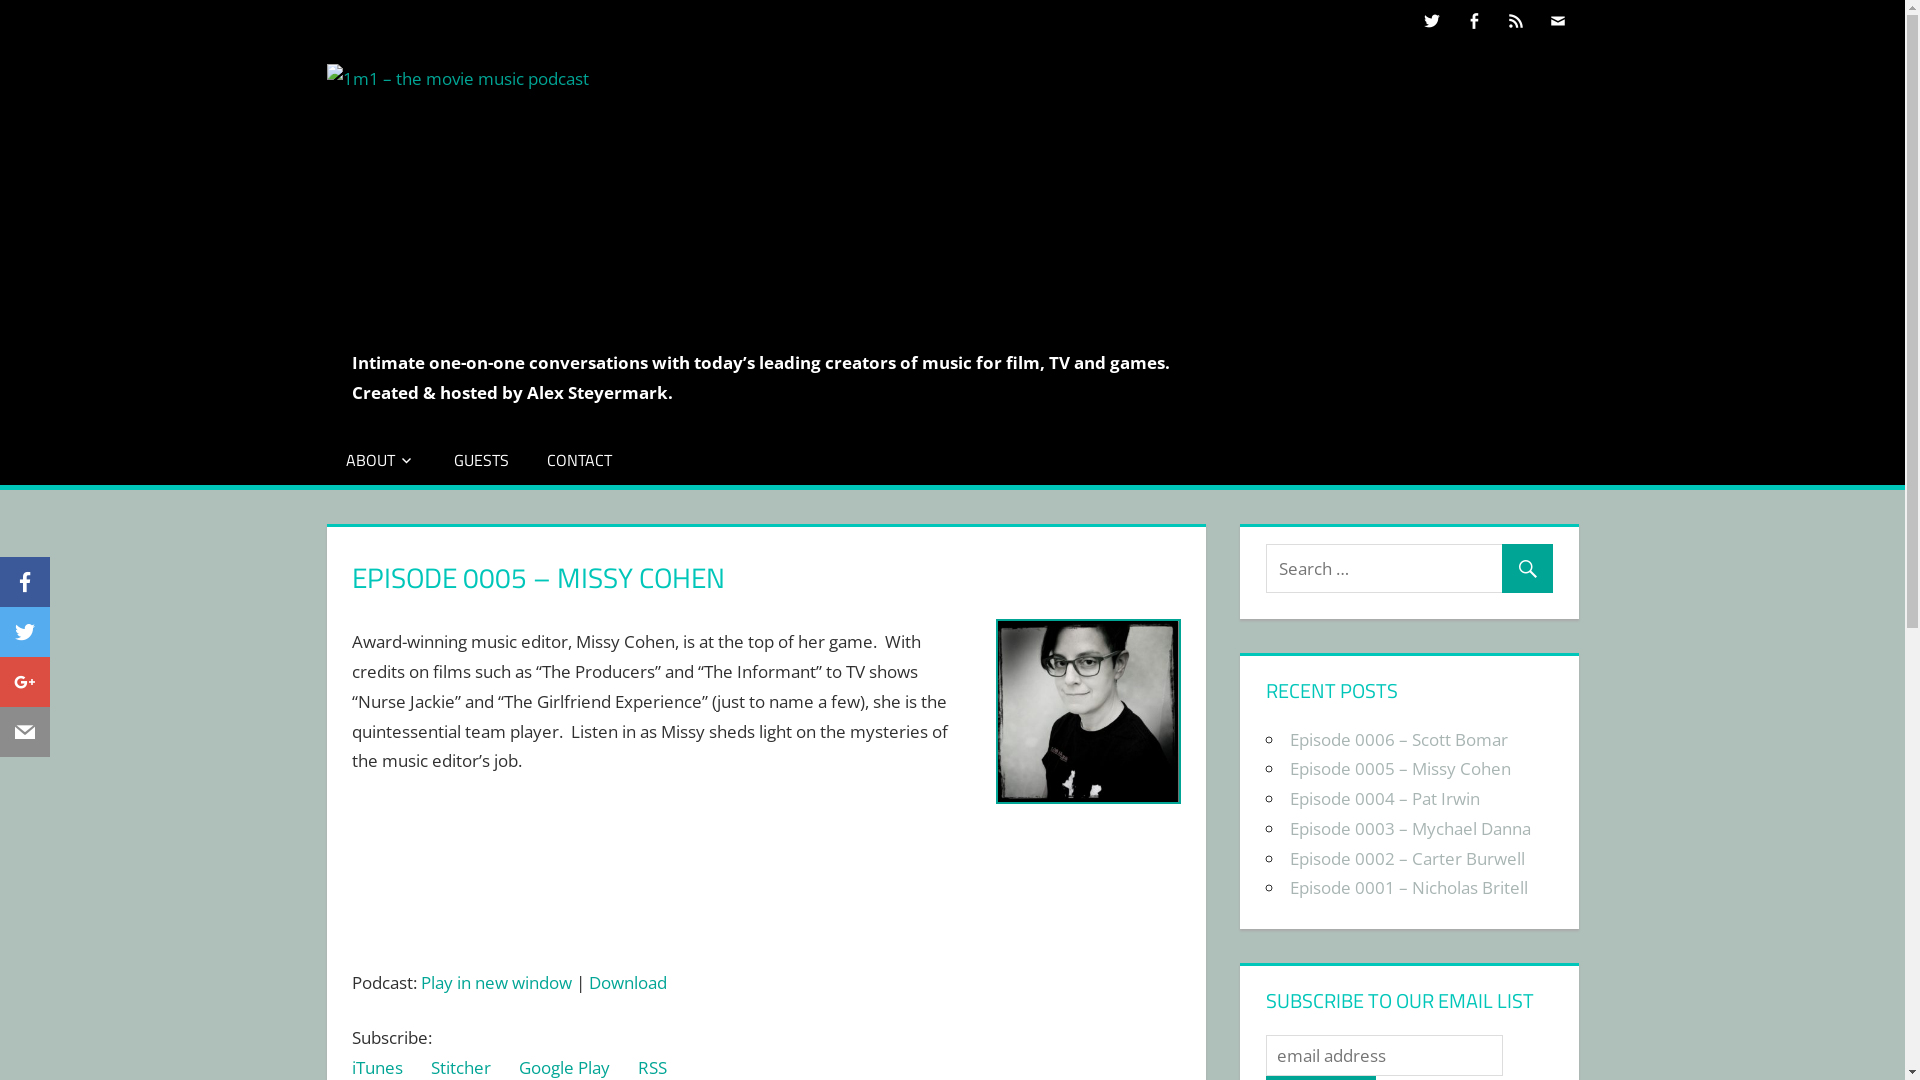 The width and height of the screenshot is (1920, 1080). I want to click on 'Stitcher', so click(459, 1066).